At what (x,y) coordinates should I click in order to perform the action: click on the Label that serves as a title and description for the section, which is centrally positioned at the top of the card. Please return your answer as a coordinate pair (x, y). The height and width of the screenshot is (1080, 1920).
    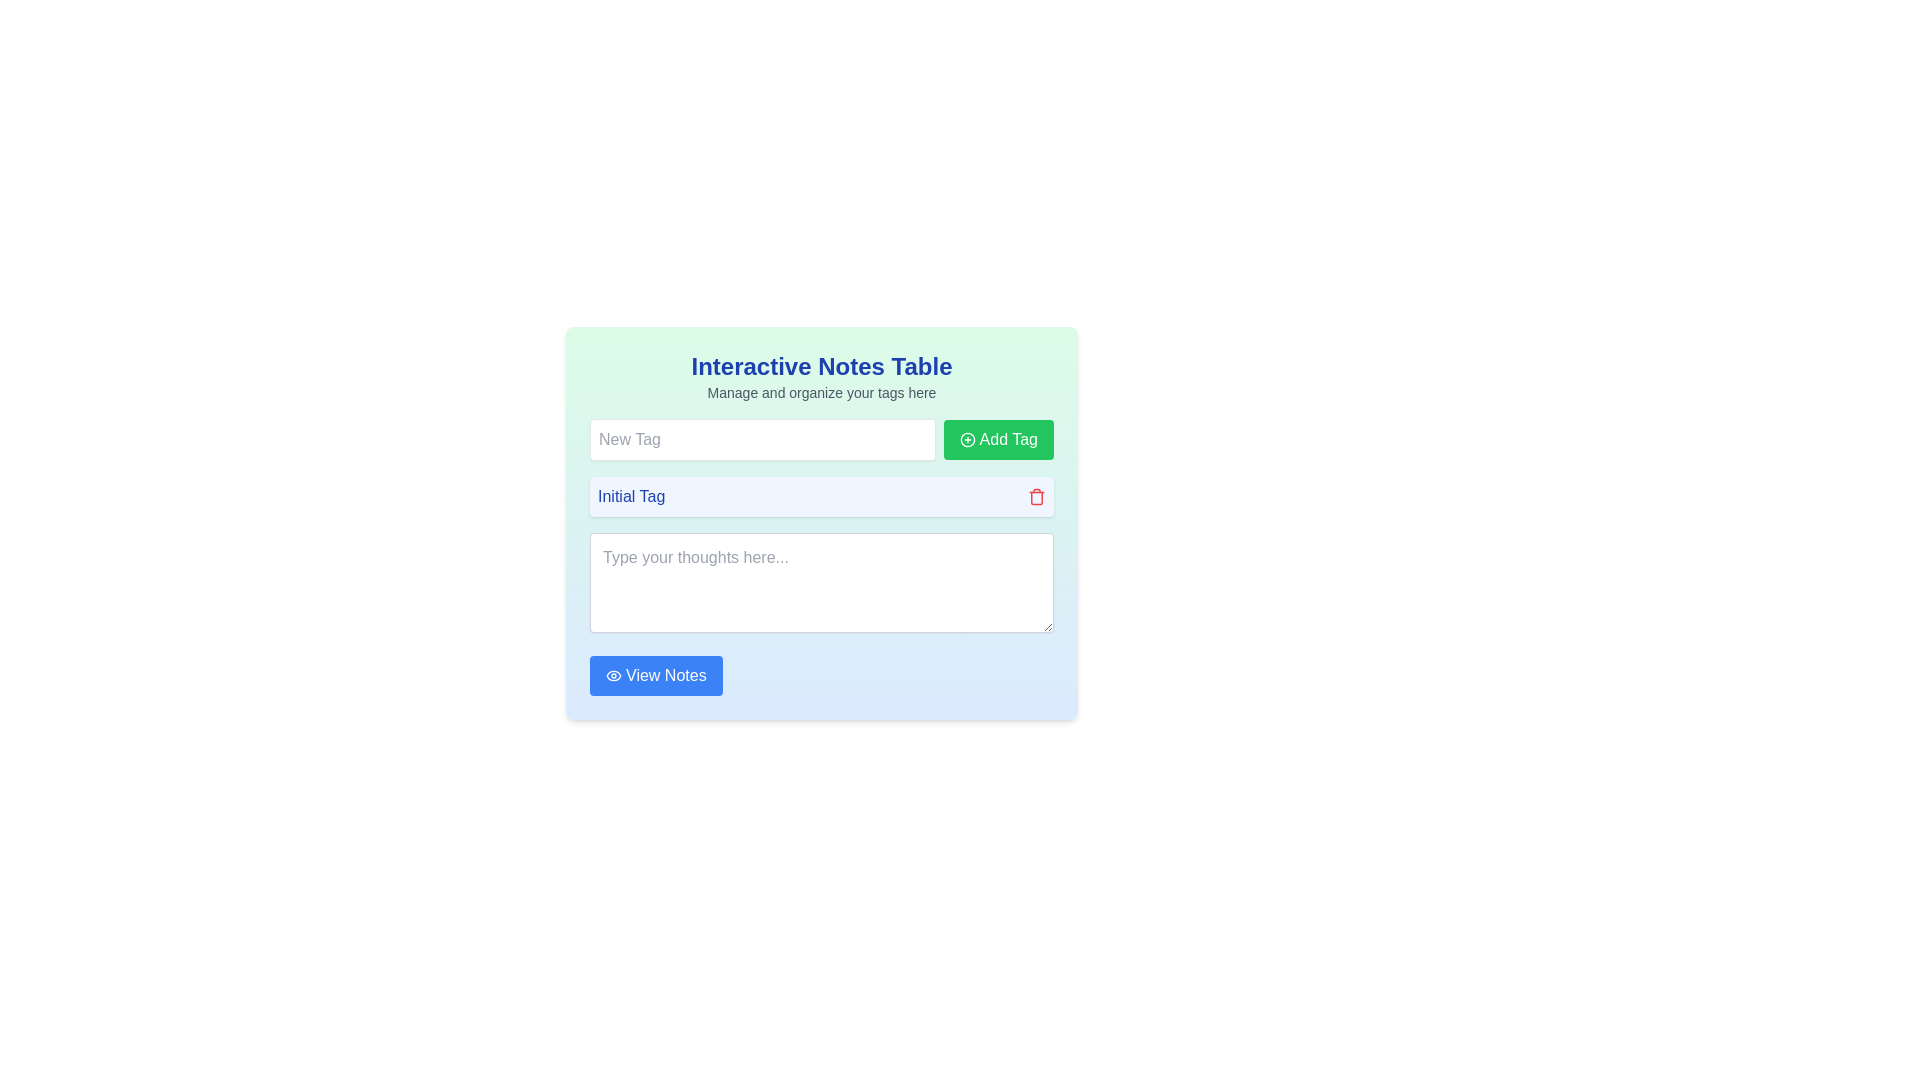
    Looking at the image, I should click on (821, 377).